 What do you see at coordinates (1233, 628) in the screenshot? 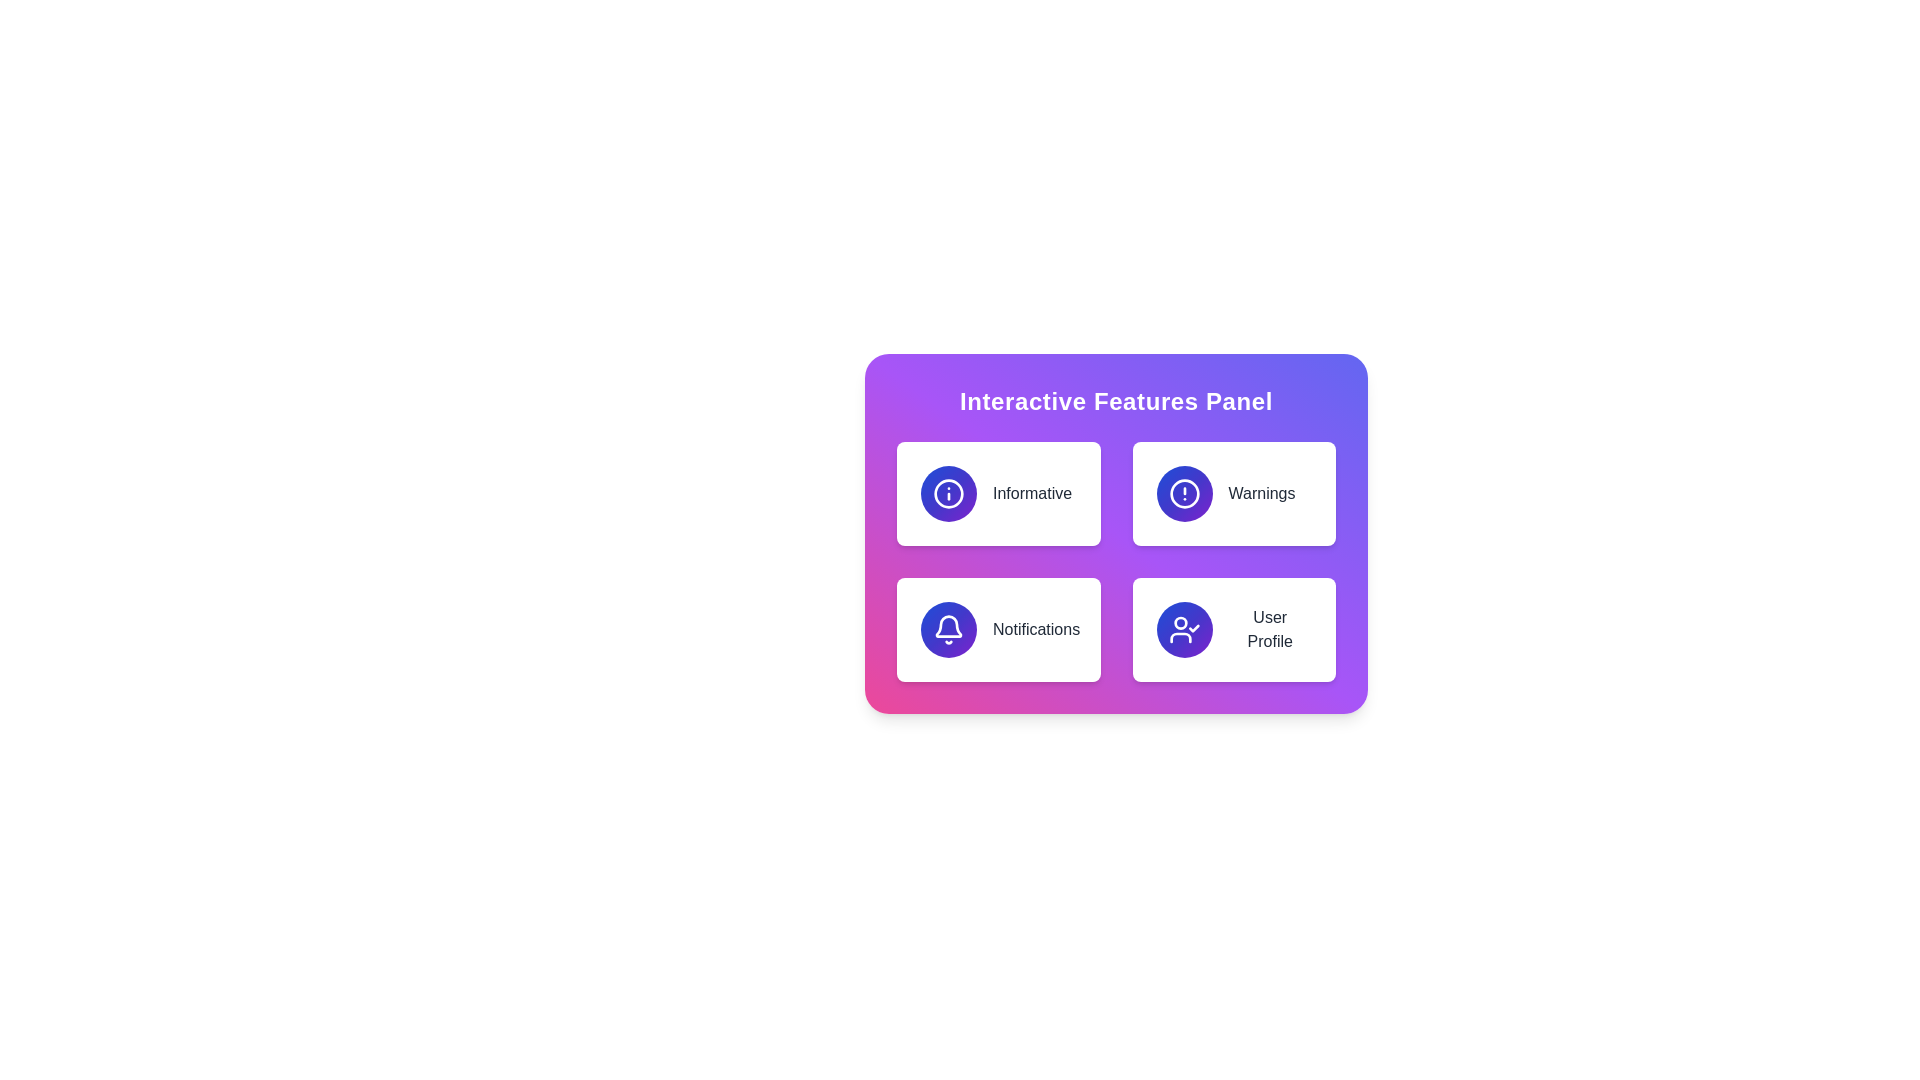
I see `the user profile button located in the bottom-right cell of the 'Interactive Features Panel'` at bounding box center [1233, 628].